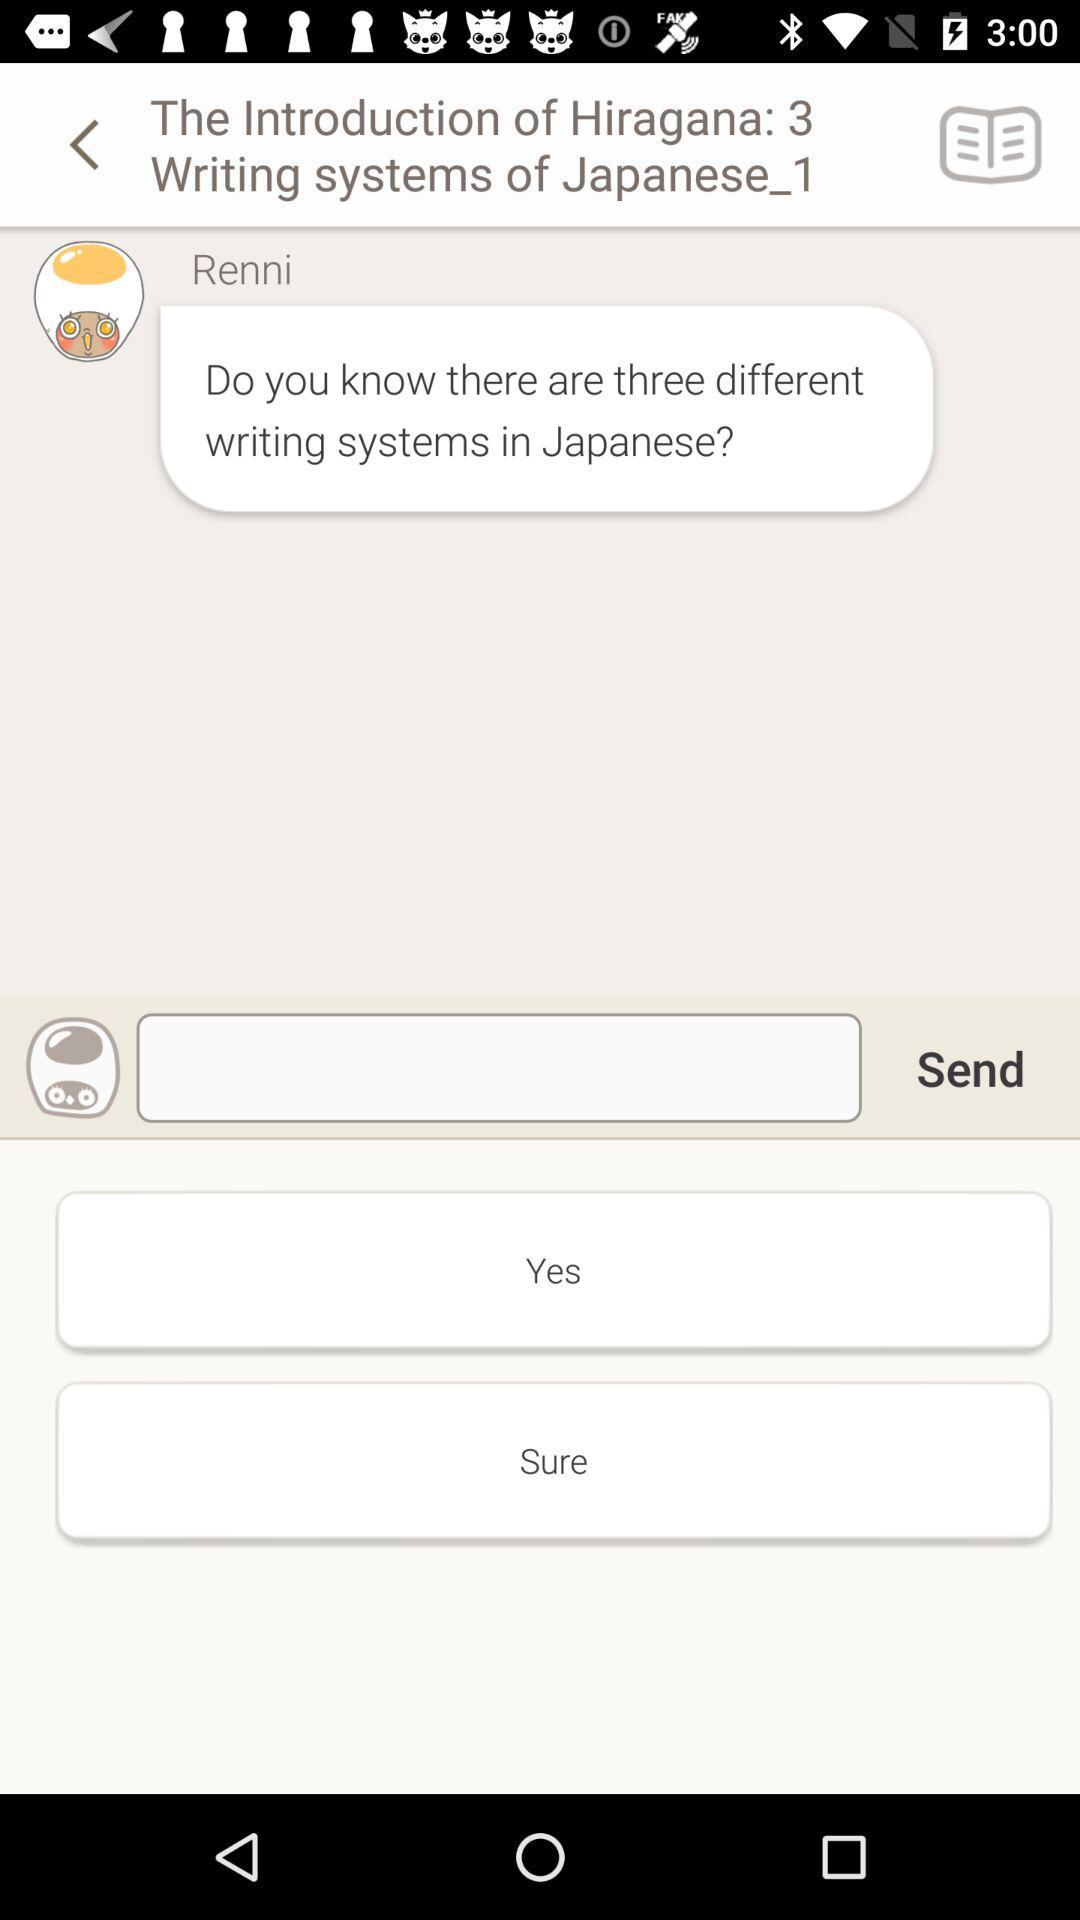 This screenshot has width=1080, height=1920. I want to click on the book icon, so click(991, 143).